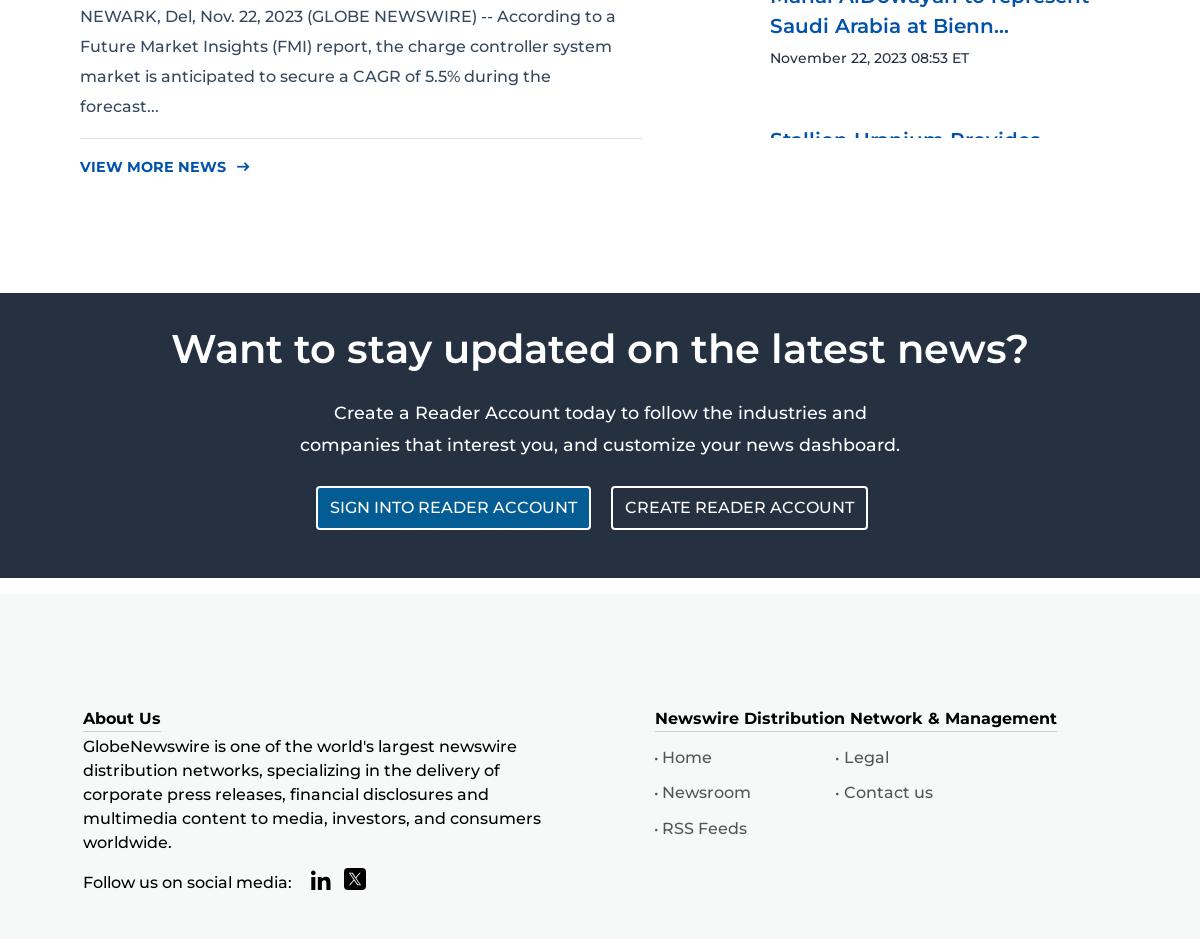  Describe the element at coordinates (83, 802) in the screenshot. I see `'GlobeNewswire is one of the world's largest newswire distribution networks, specializing in the delivery of corporate press releases, financial disclosures and multimedia content to media, investors, and consumers worldwide.'` at that location.